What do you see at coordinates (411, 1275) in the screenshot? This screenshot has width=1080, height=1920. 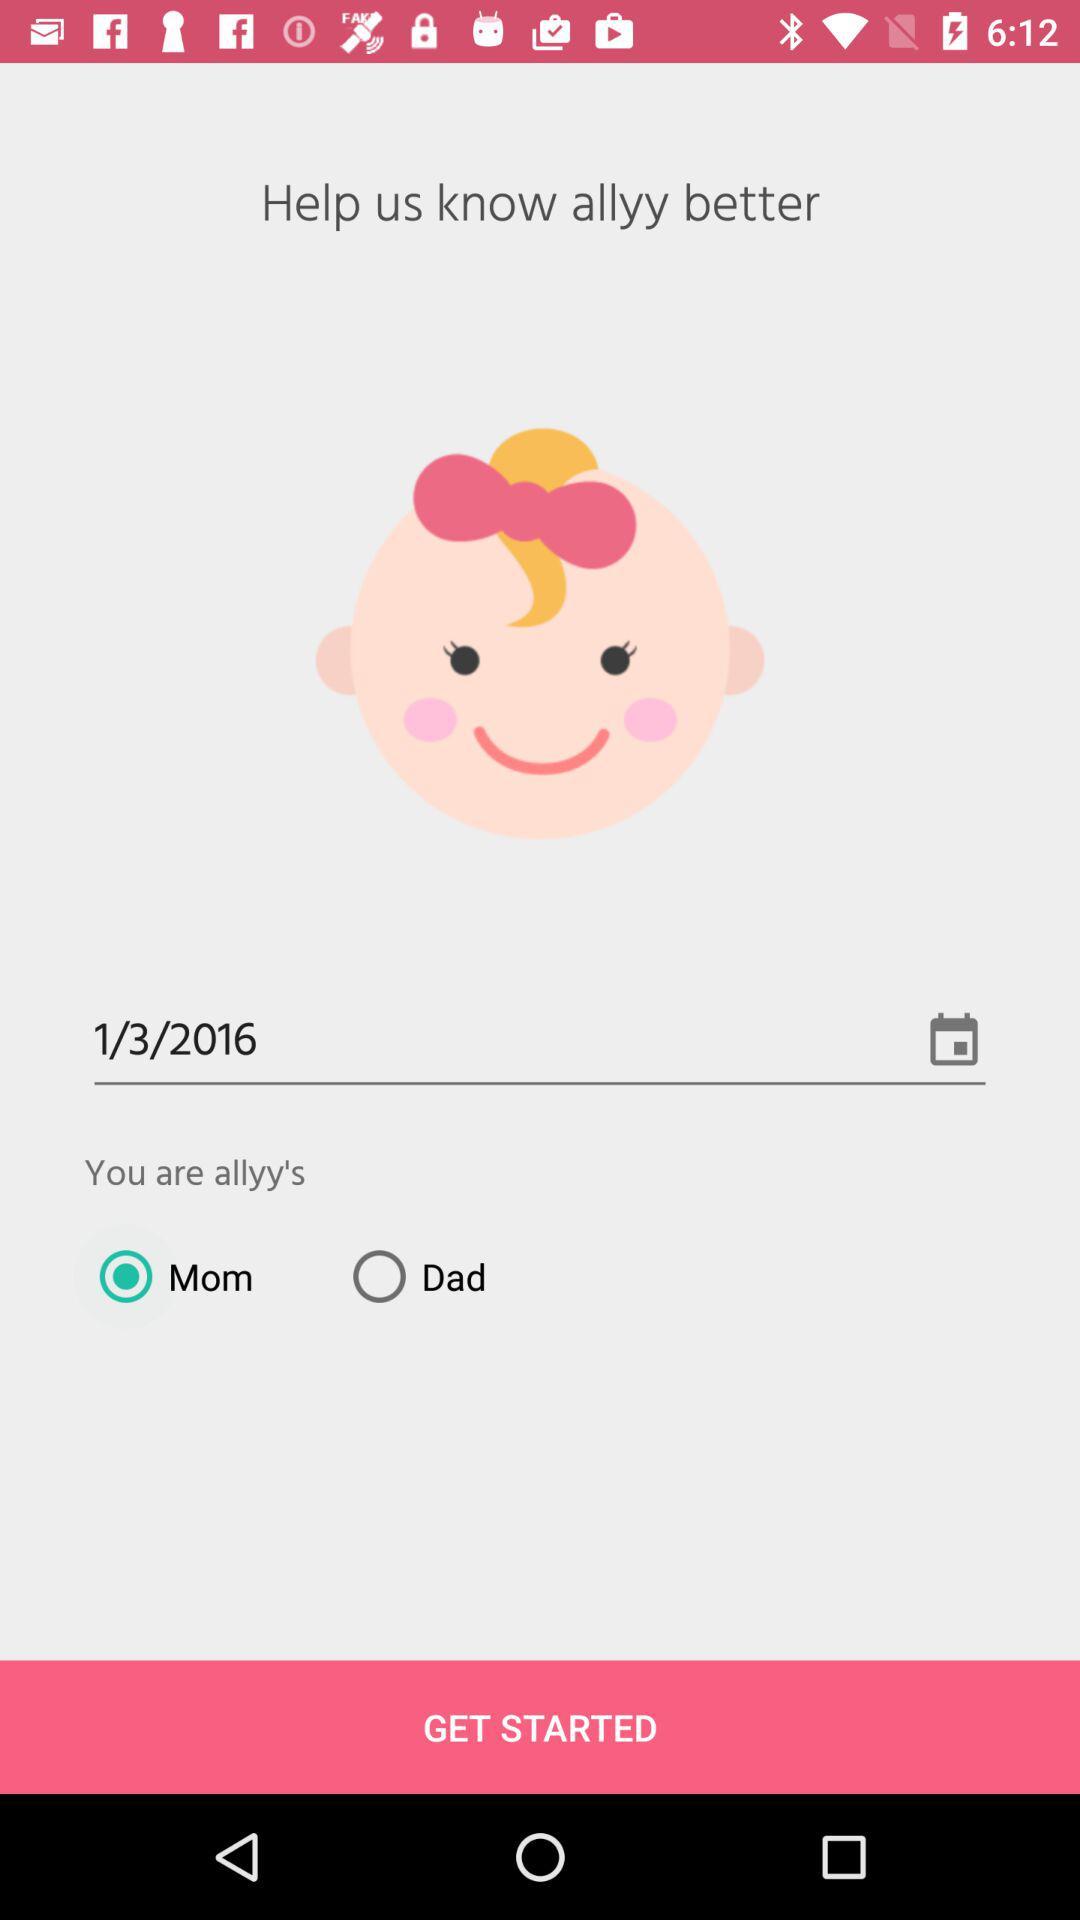 I see `the item below the you are allyy` at bounding box center [411, 1275].